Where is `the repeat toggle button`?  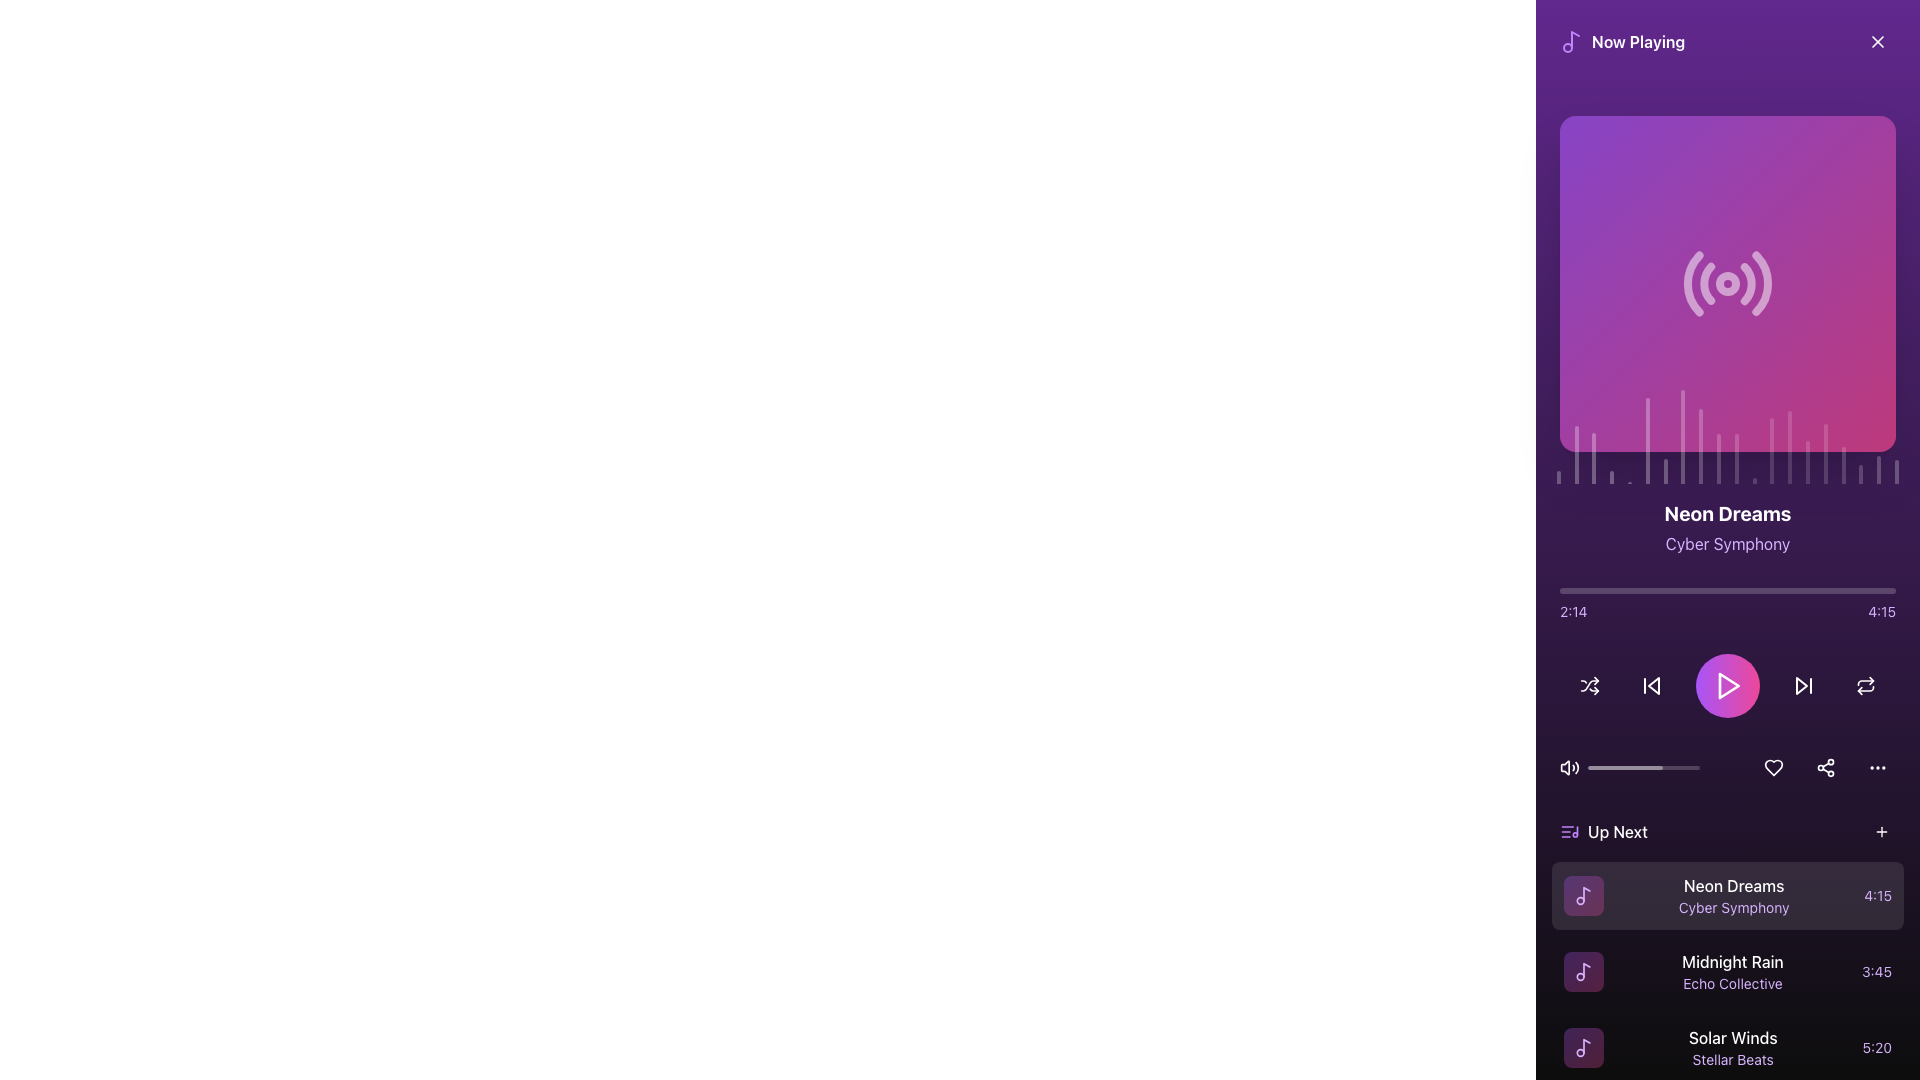 the repeat toggle button is located at coordinates (1865, 685).